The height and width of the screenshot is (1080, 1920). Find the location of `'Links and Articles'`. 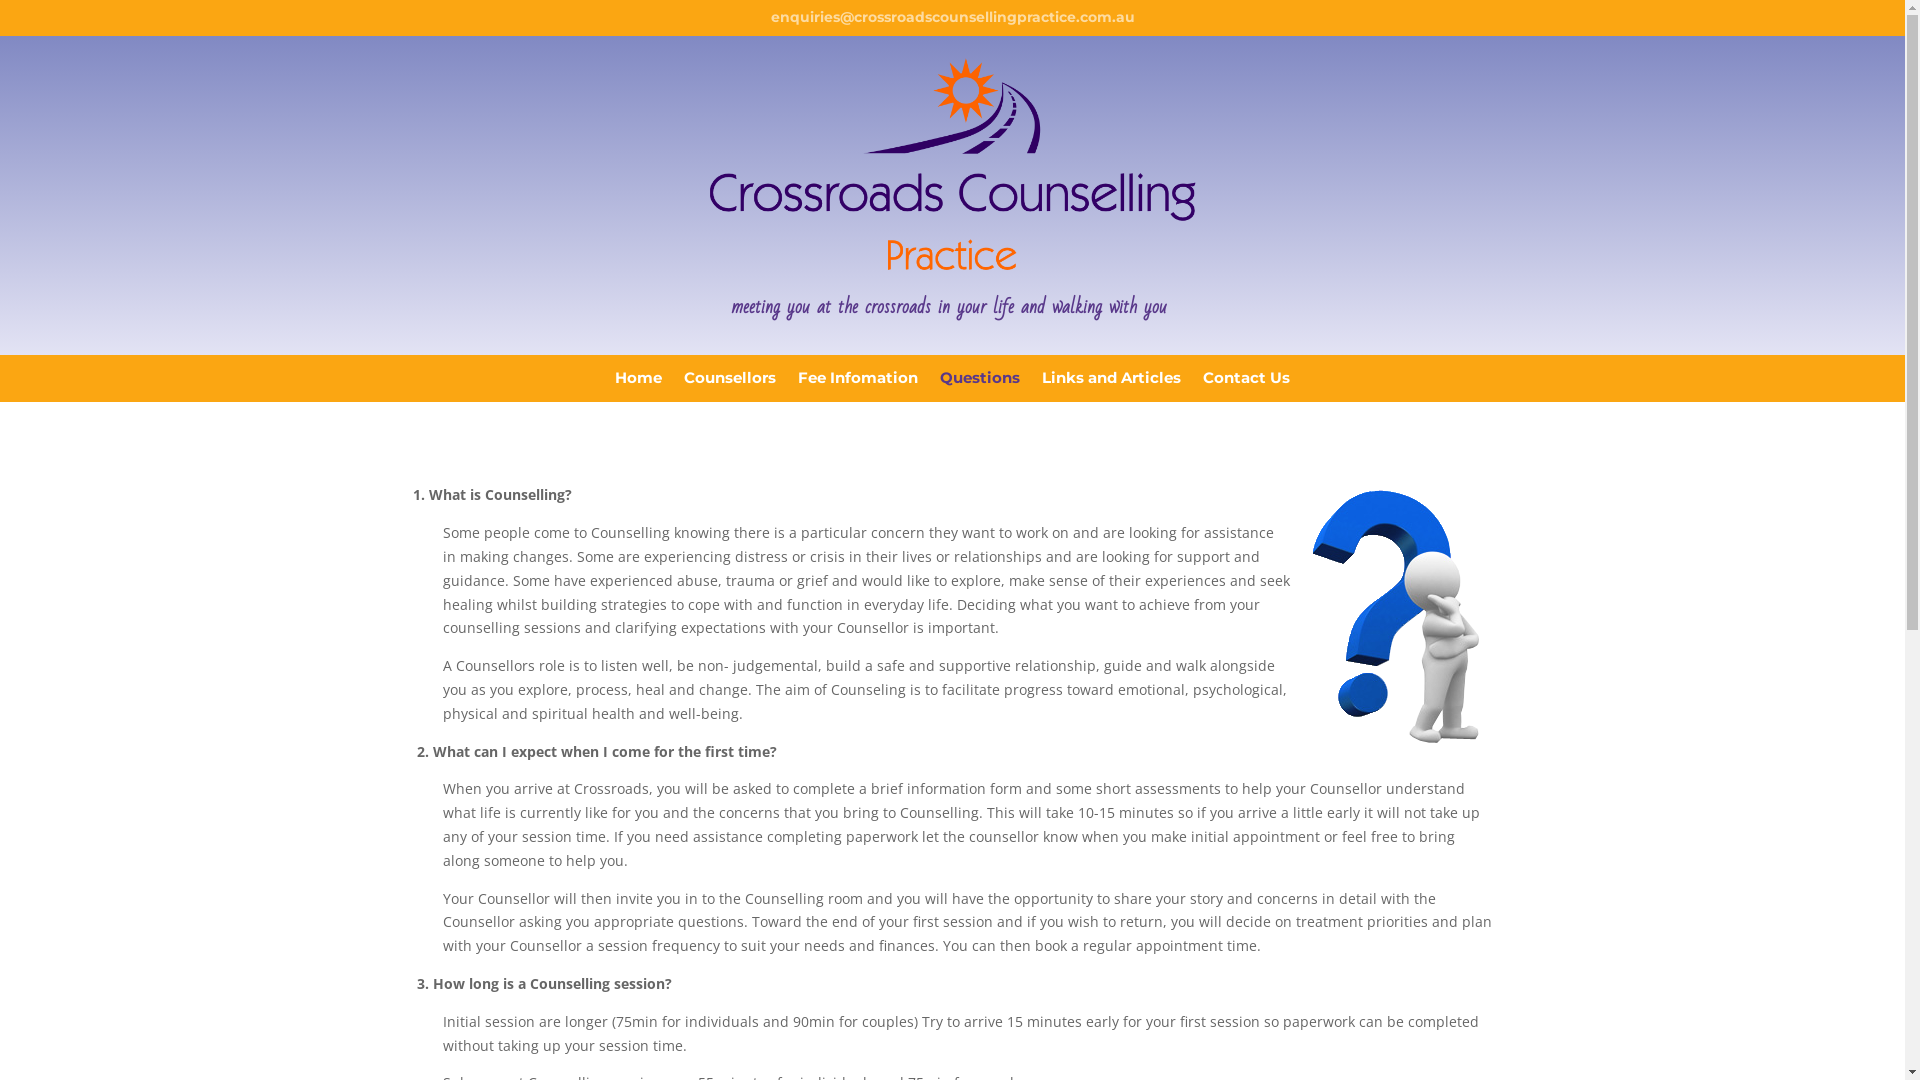

'Links and Articles' is located at coordinates (1040, 381).